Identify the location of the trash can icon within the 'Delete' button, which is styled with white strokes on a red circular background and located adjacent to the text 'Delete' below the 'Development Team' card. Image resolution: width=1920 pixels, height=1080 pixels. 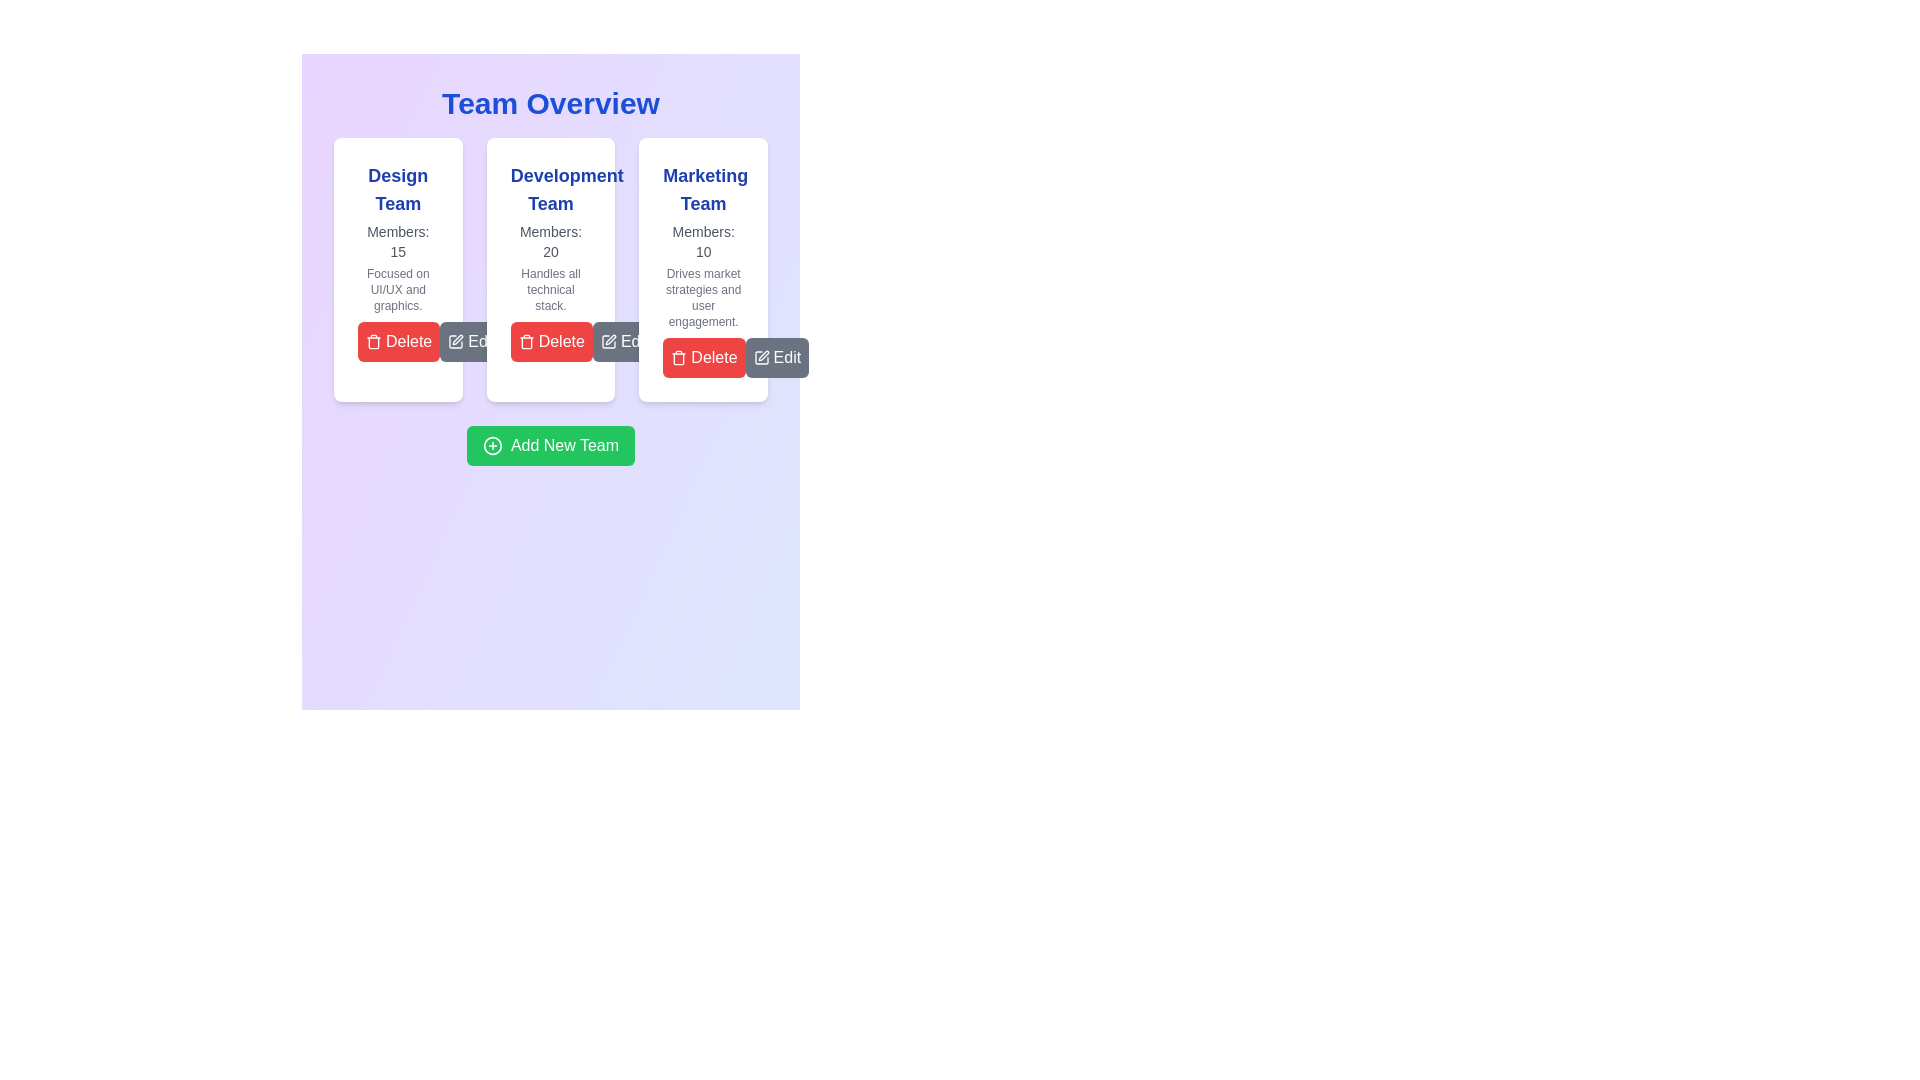
(679, 357).